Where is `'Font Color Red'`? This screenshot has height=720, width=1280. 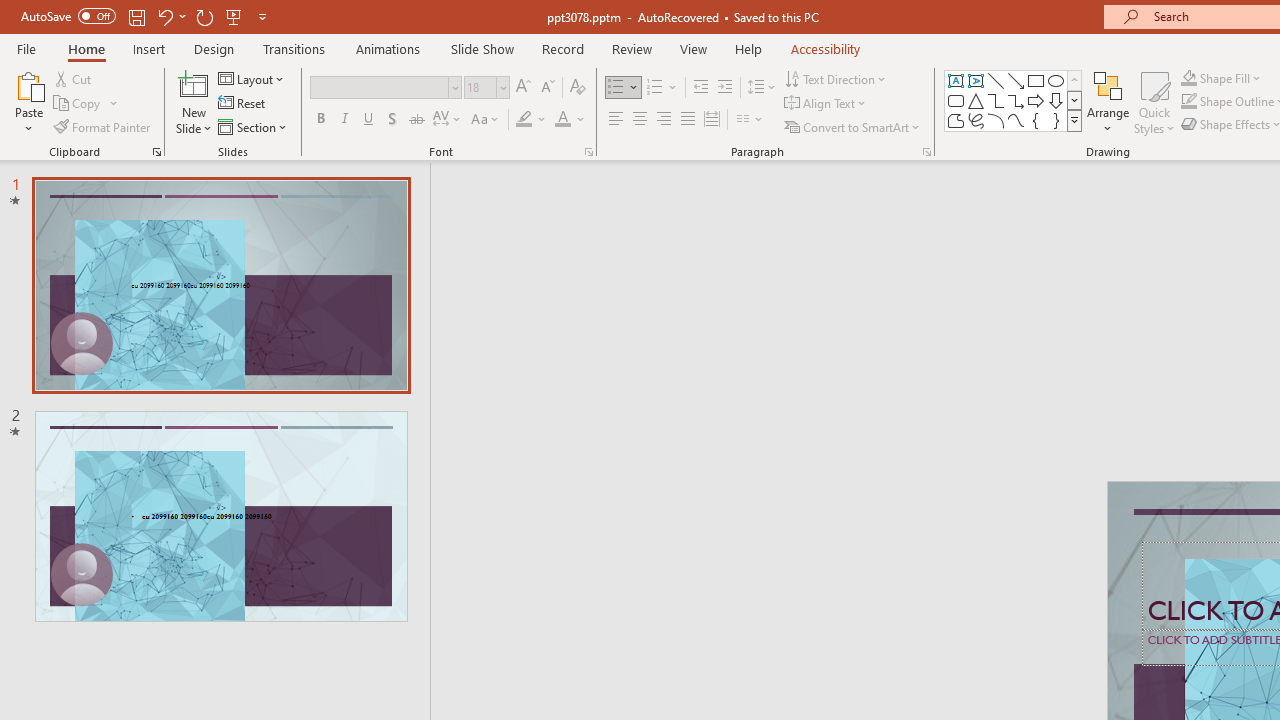
'Font Color Red' is located at coordinates (561, 119).